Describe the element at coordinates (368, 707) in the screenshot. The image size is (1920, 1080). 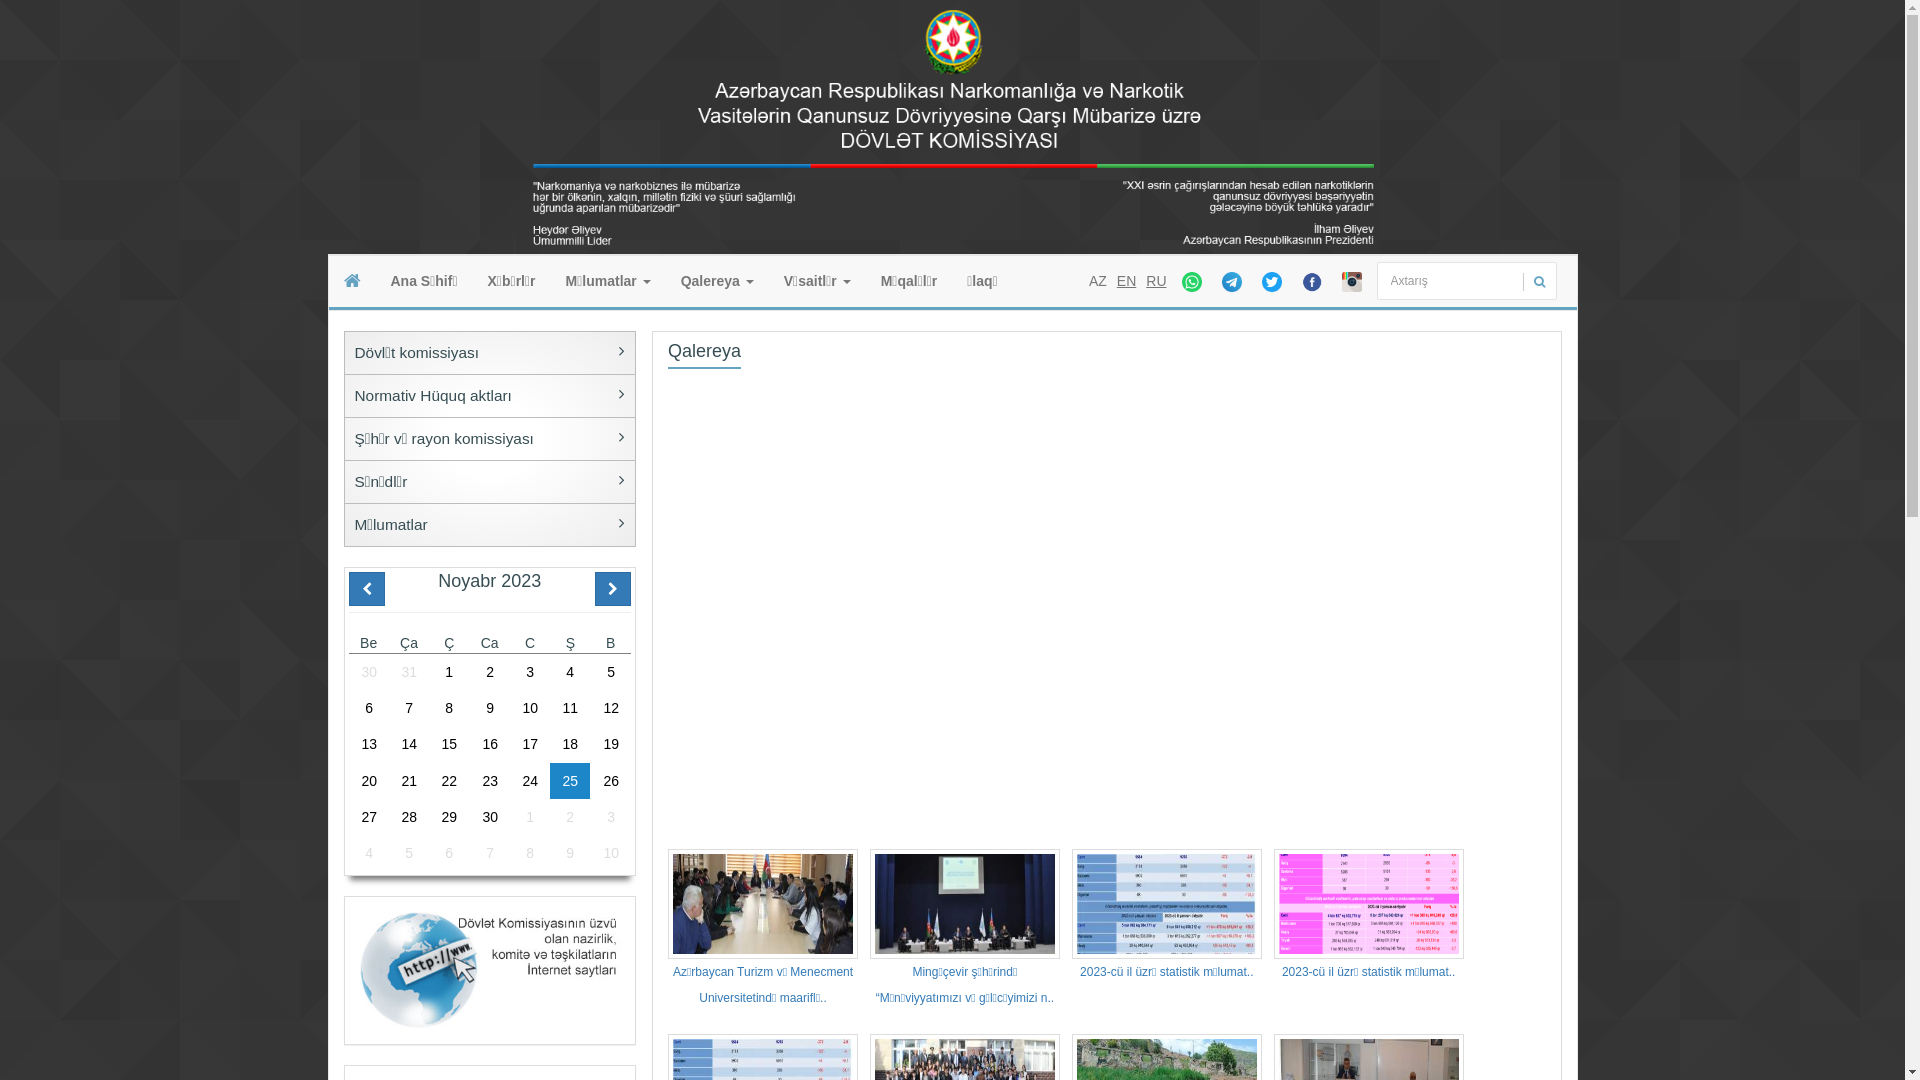
I see `'6'` at that location.